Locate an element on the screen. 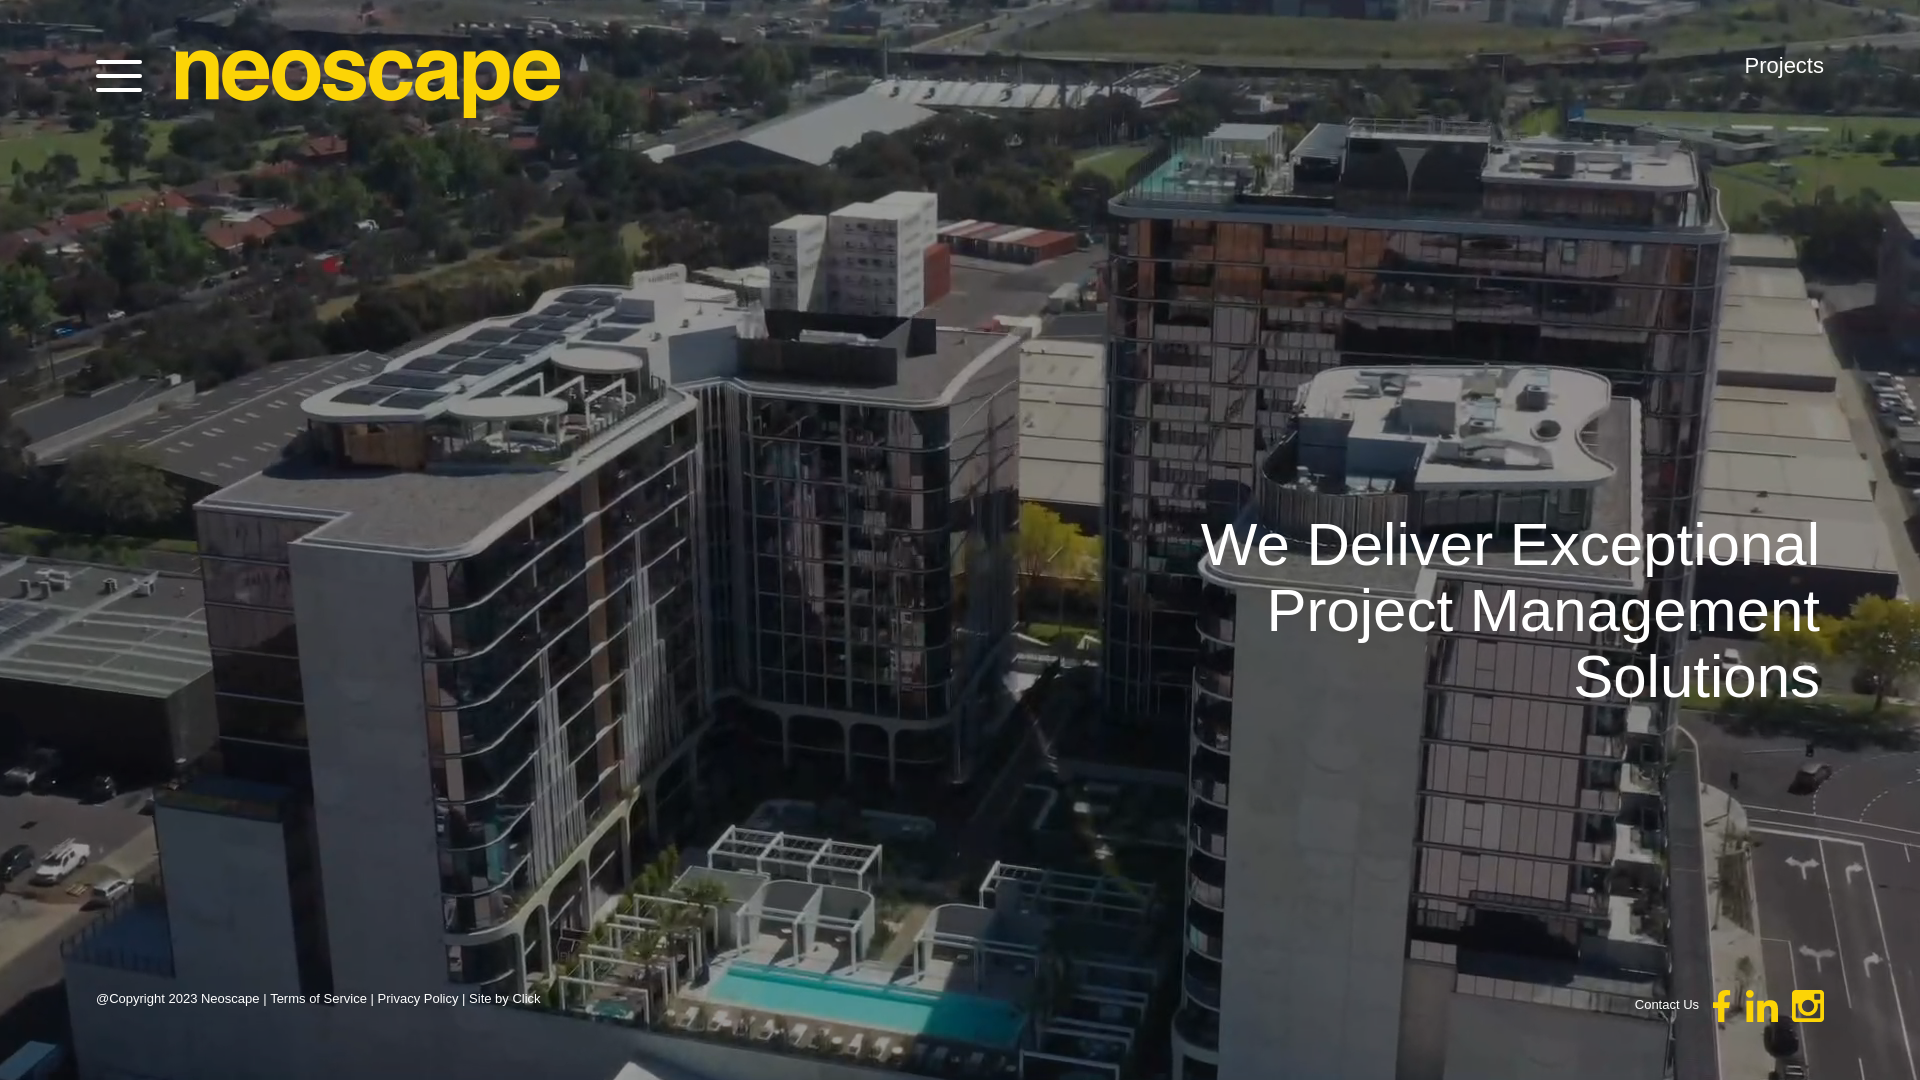 Image resolution: width=1920 pixels, height=1080 pixels. 'Privacy Policy' is located at coordinates (417, 998).